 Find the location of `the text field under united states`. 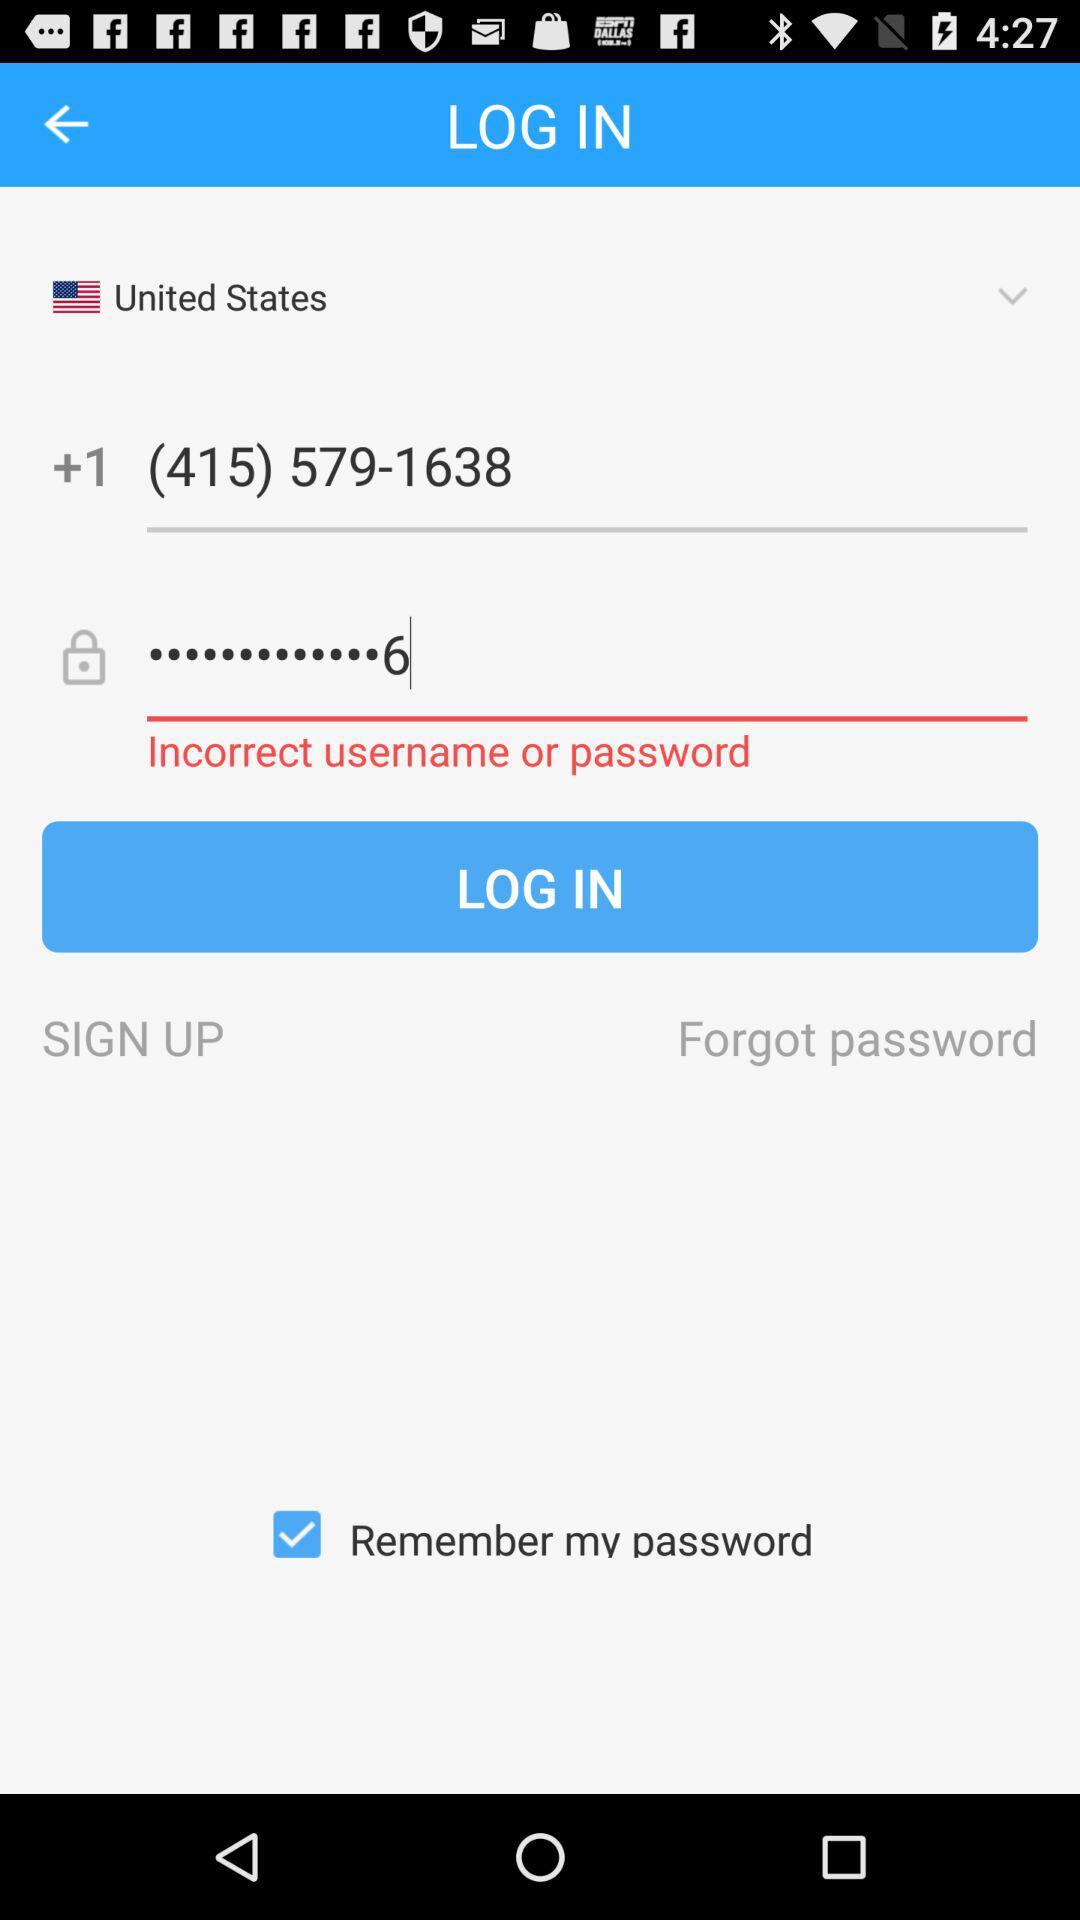

the text field under united states is located at coordinates (586, 463).